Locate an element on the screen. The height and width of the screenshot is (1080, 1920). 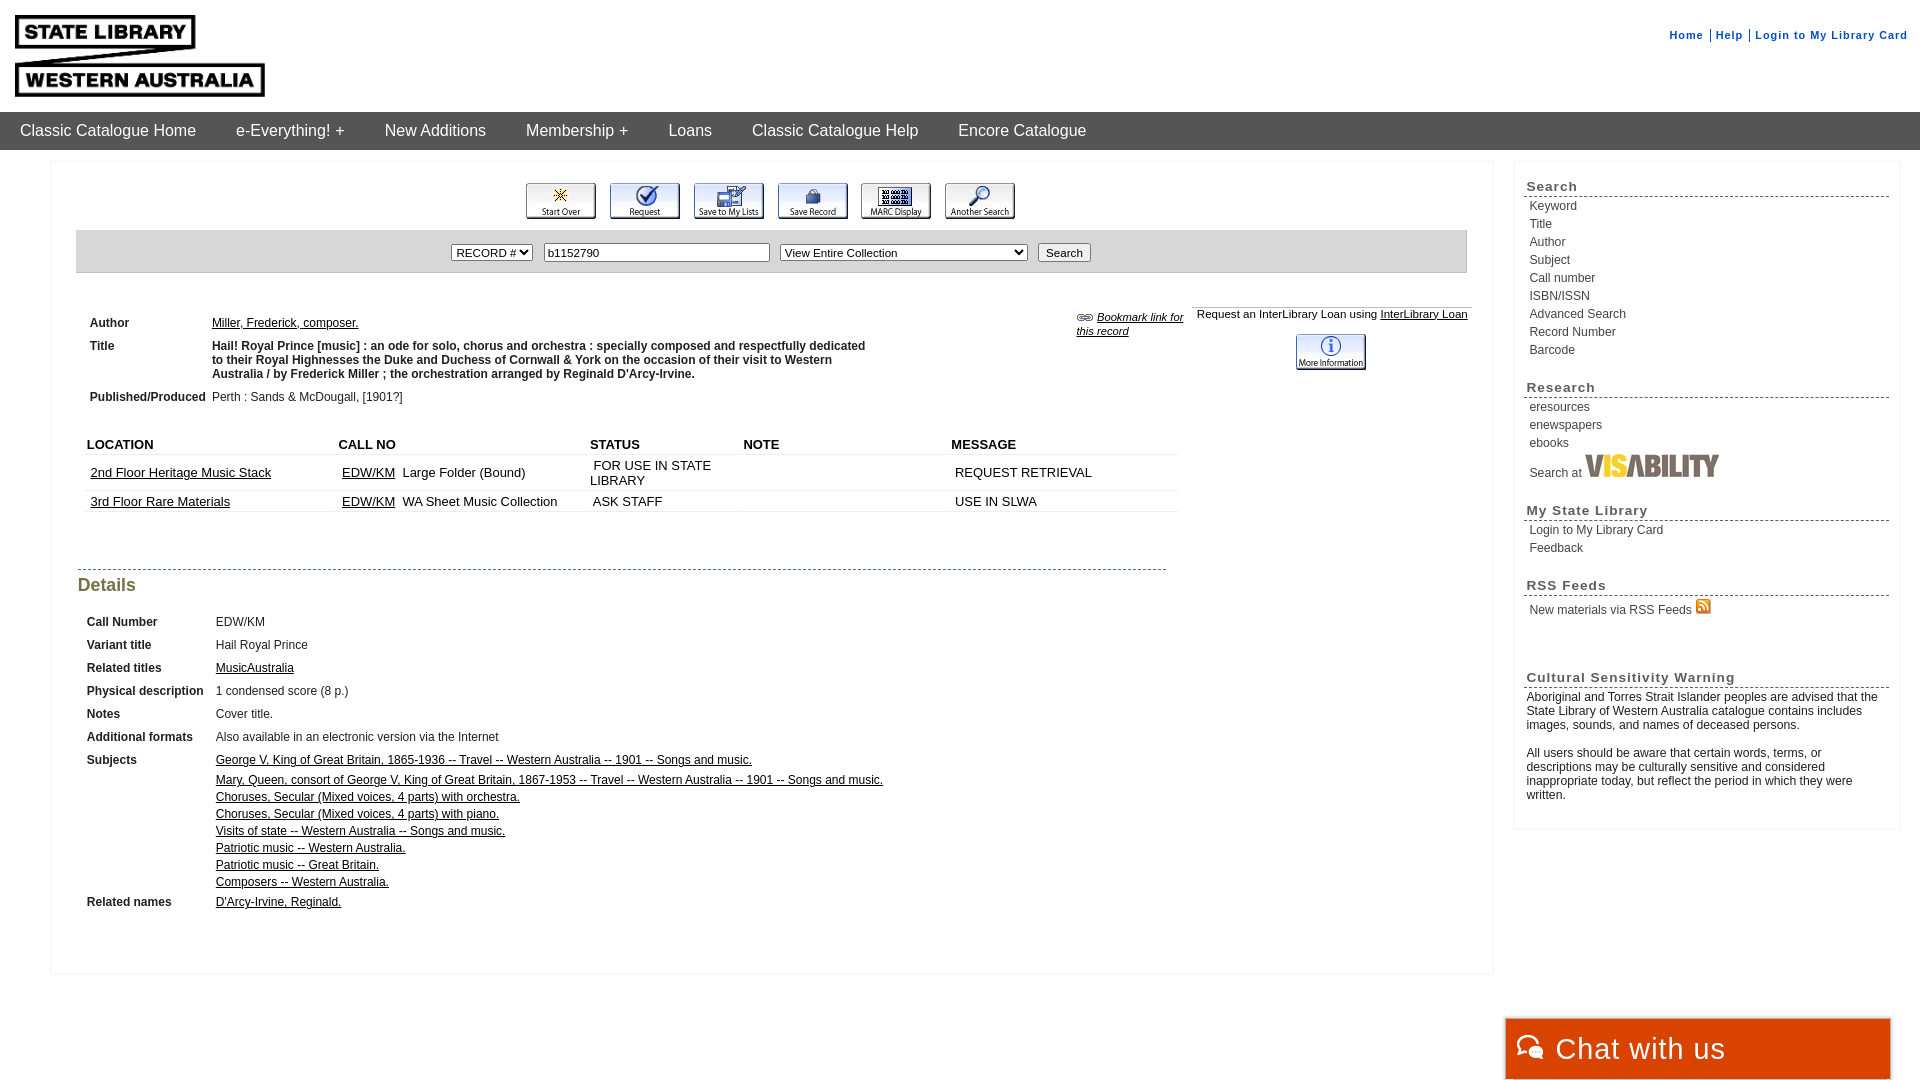
'Search at' is located at coordinates (1707, 466).